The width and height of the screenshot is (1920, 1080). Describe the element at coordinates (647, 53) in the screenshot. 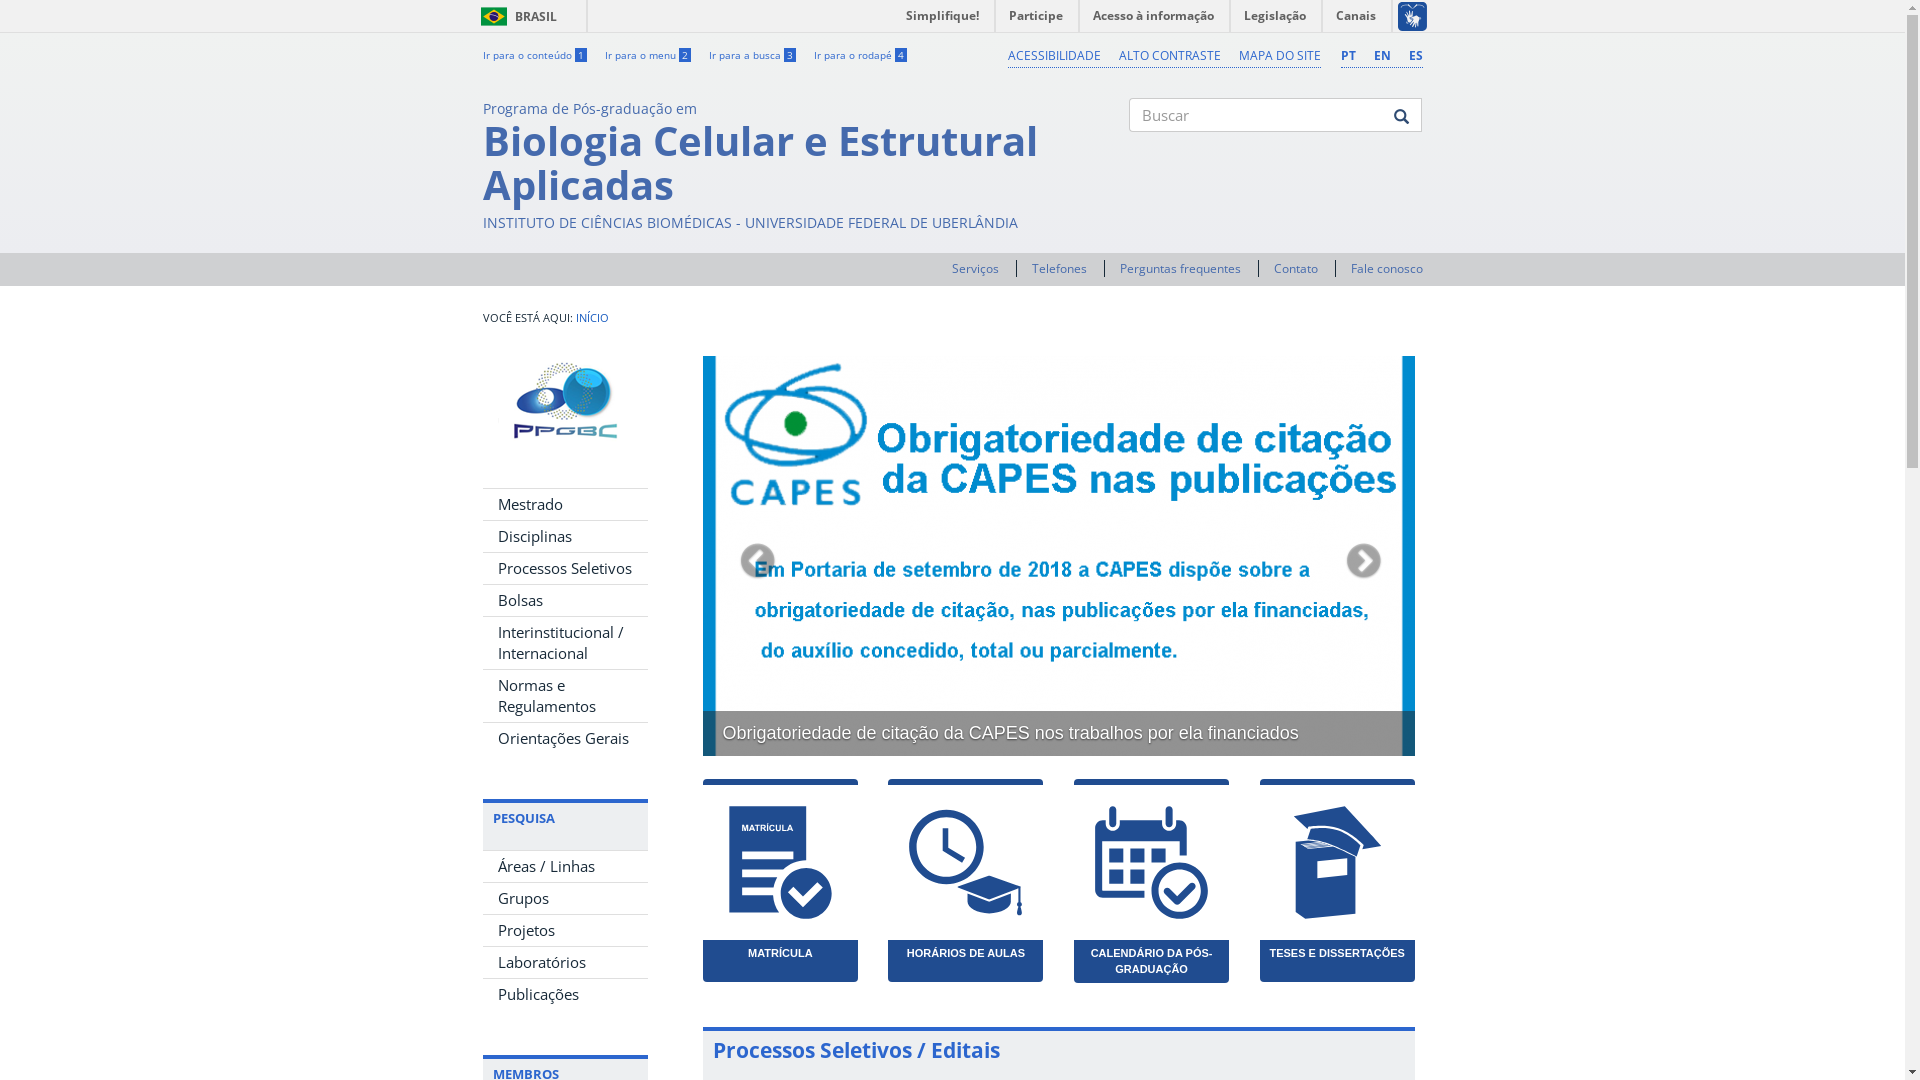

I see `'Ir para o menu 2'` at that location.